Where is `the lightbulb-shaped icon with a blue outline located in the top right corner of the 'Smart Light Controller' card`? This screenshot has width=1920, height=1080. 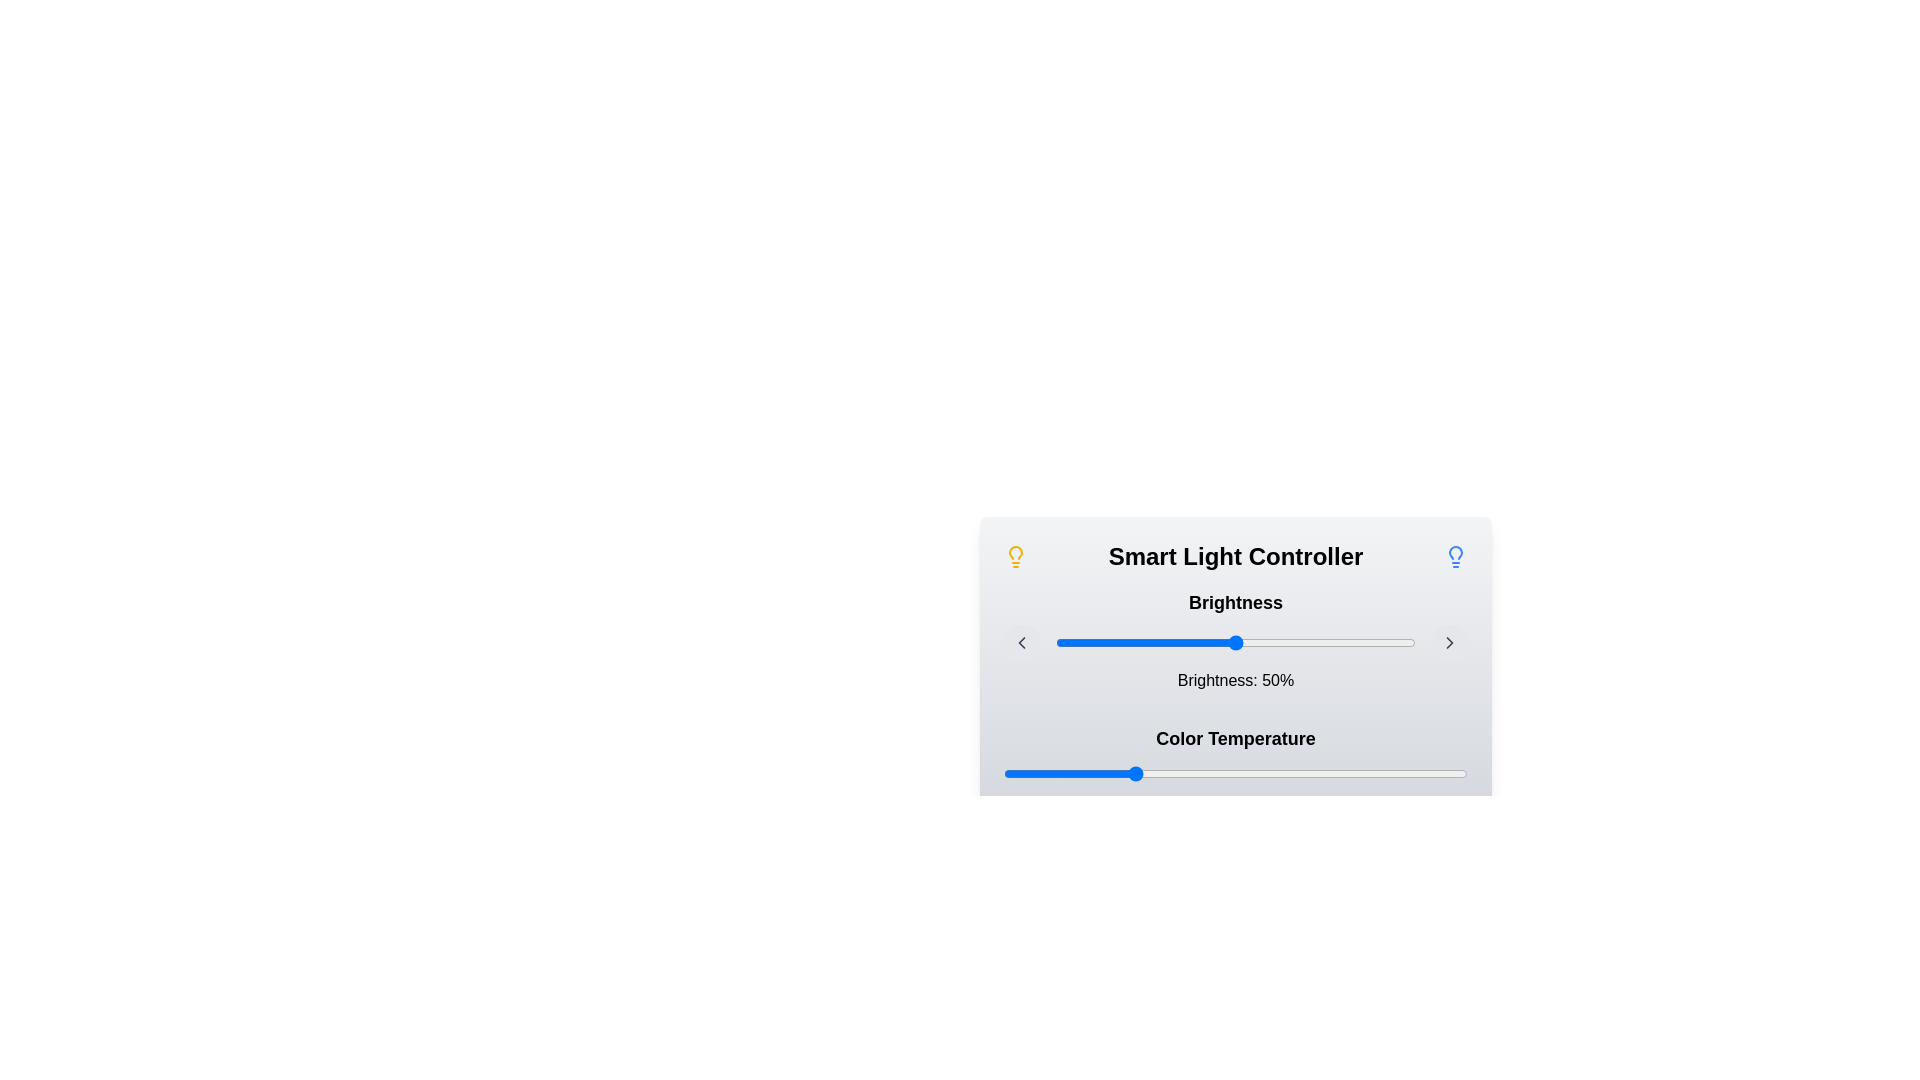
the lightbulb-shaped icon with a blue outline located in the top right corner of the 'Smart Light Controller' card is located at coordinates (1455, 556).